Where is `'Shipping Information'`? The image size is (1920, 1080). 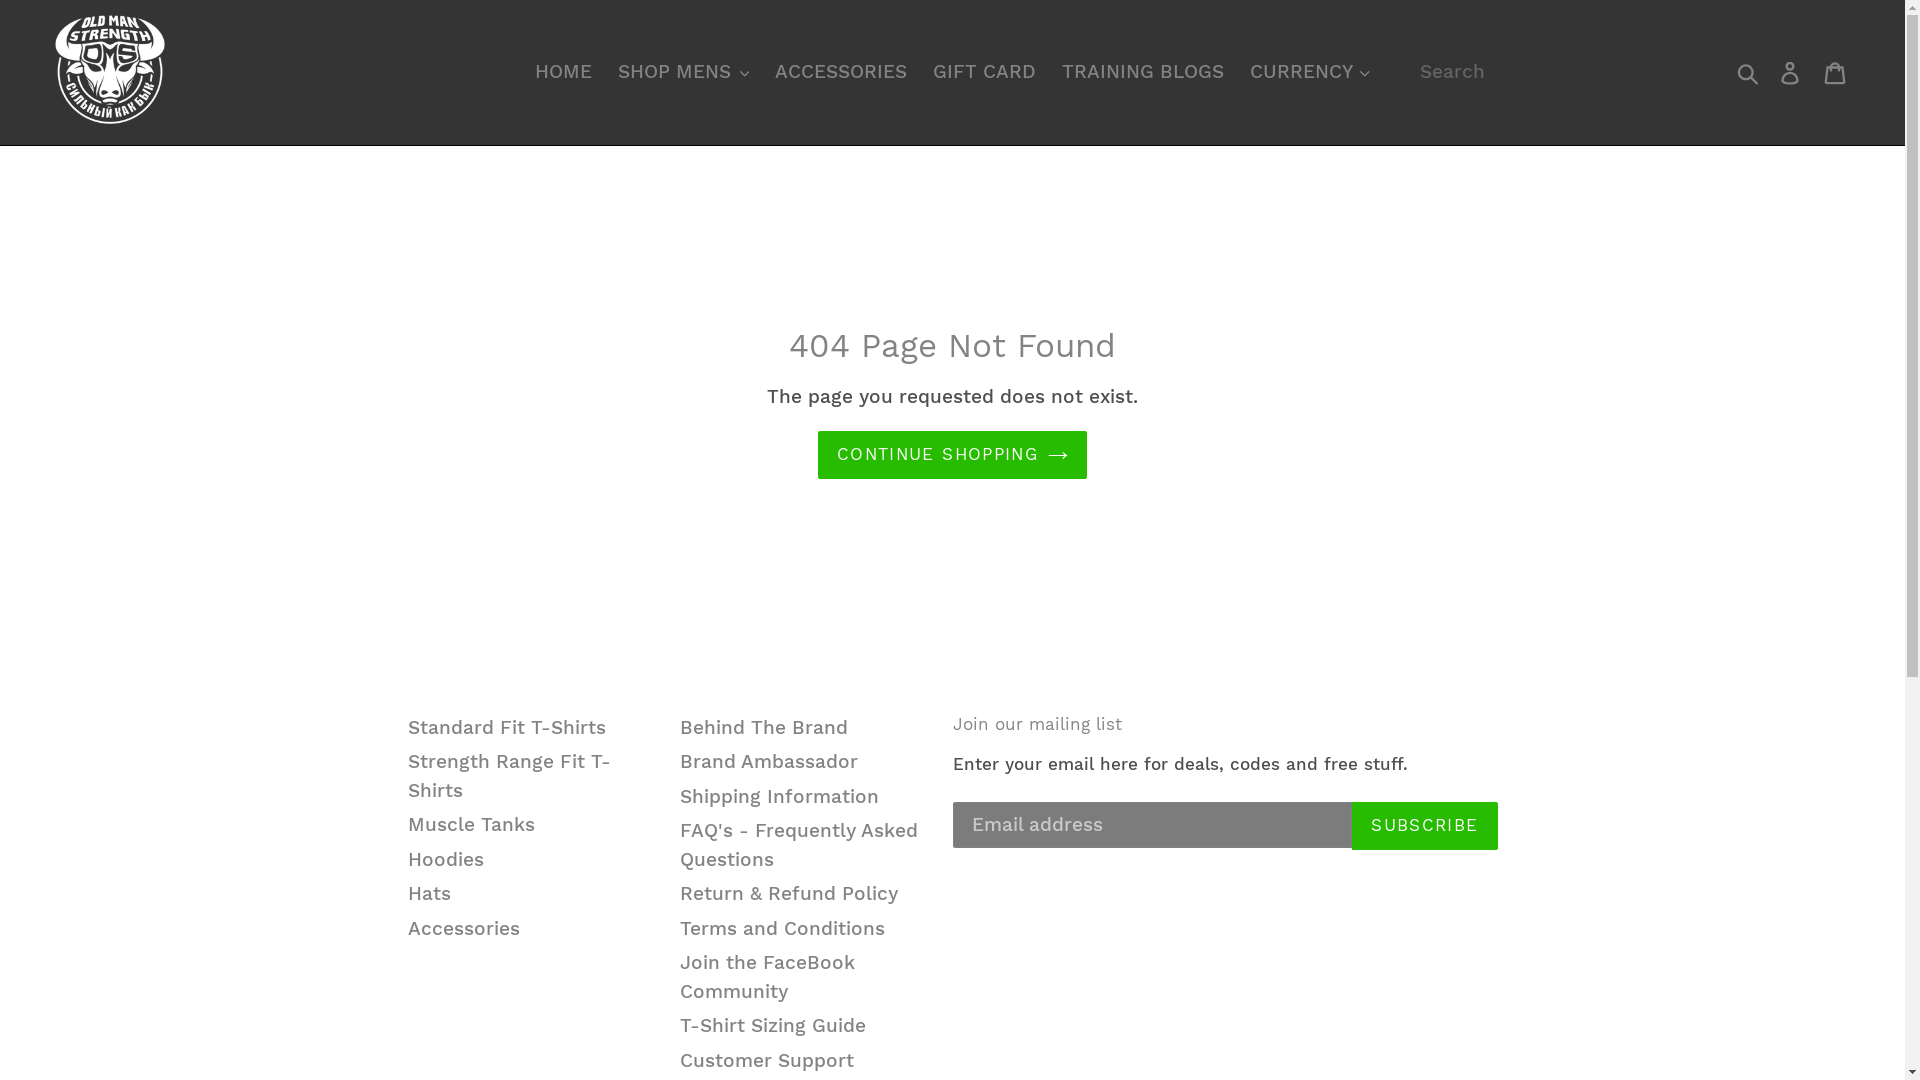
'Shipping Information' is located at coordinates (680, 795).